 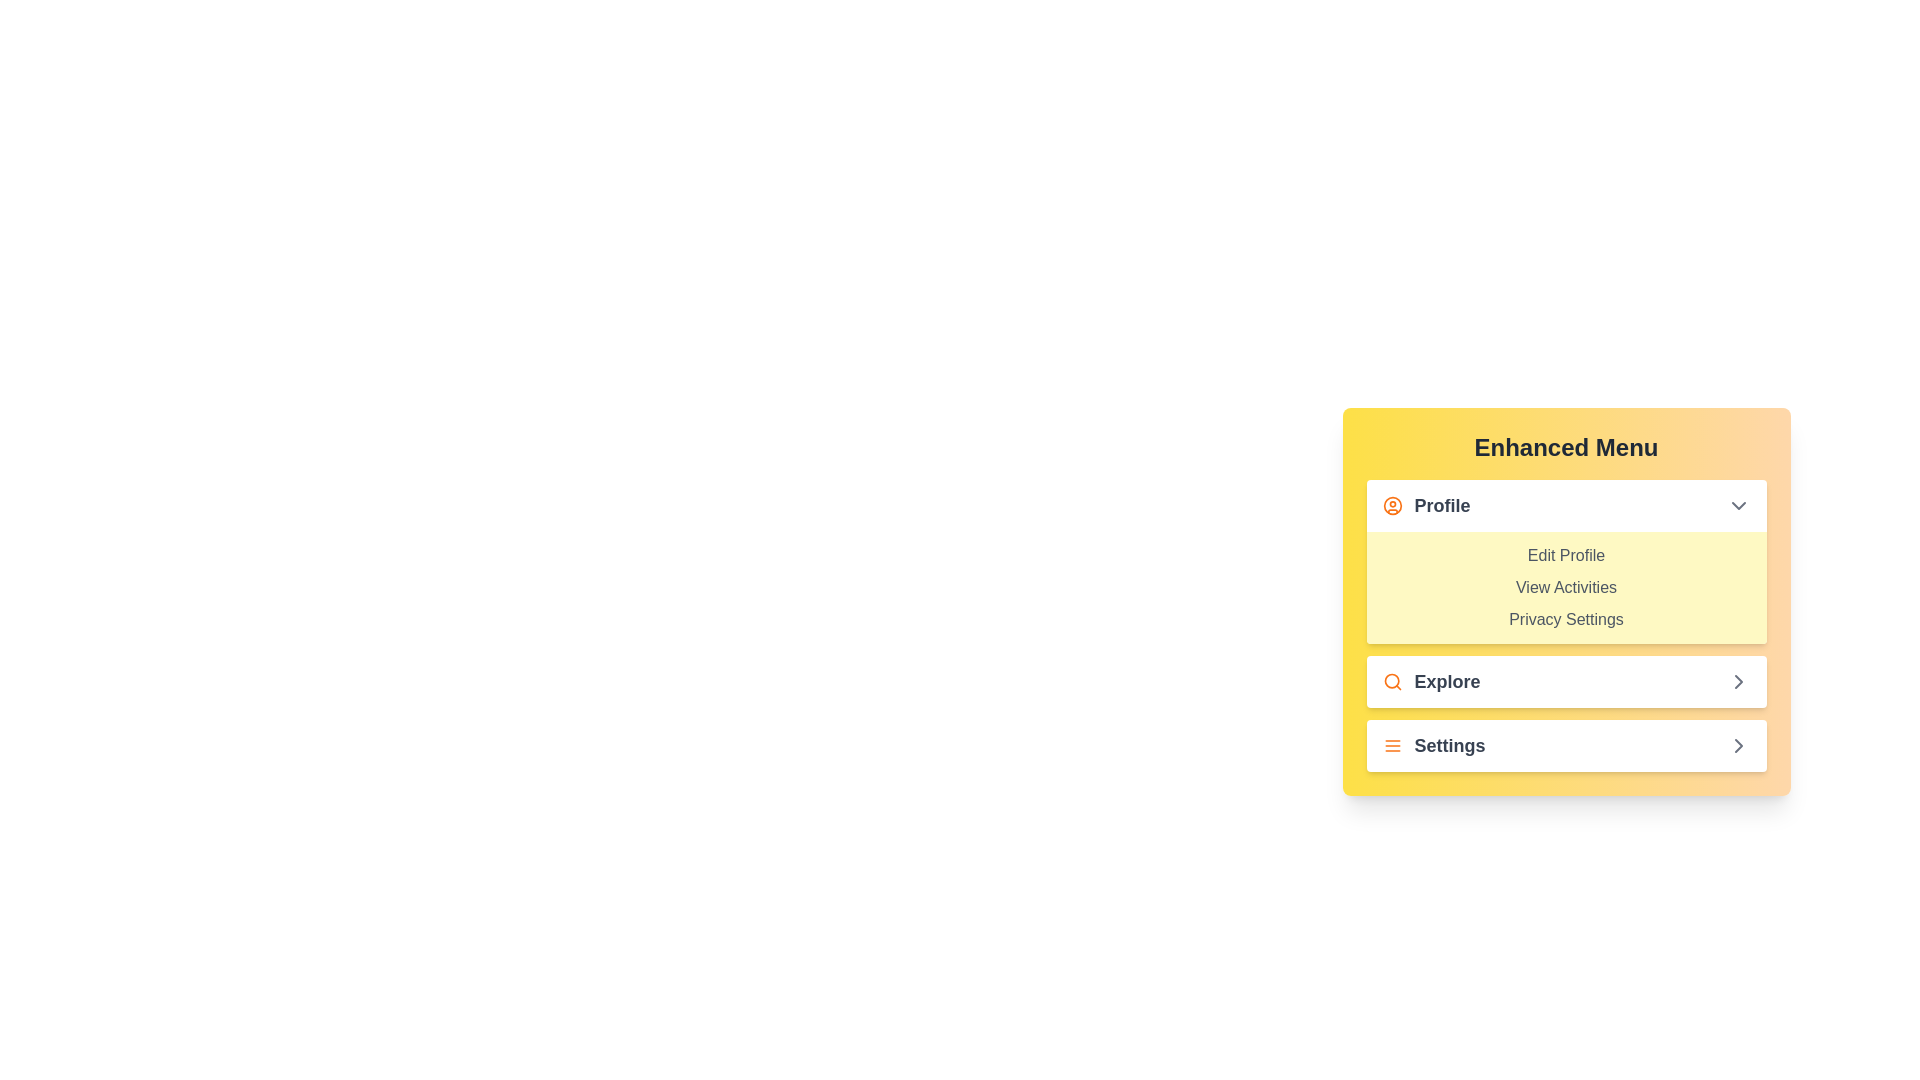 I want to click on the 'Settings' text label in the 'Enhanced Menu' under the 'Explore' section, so click(x=1449, y=745).